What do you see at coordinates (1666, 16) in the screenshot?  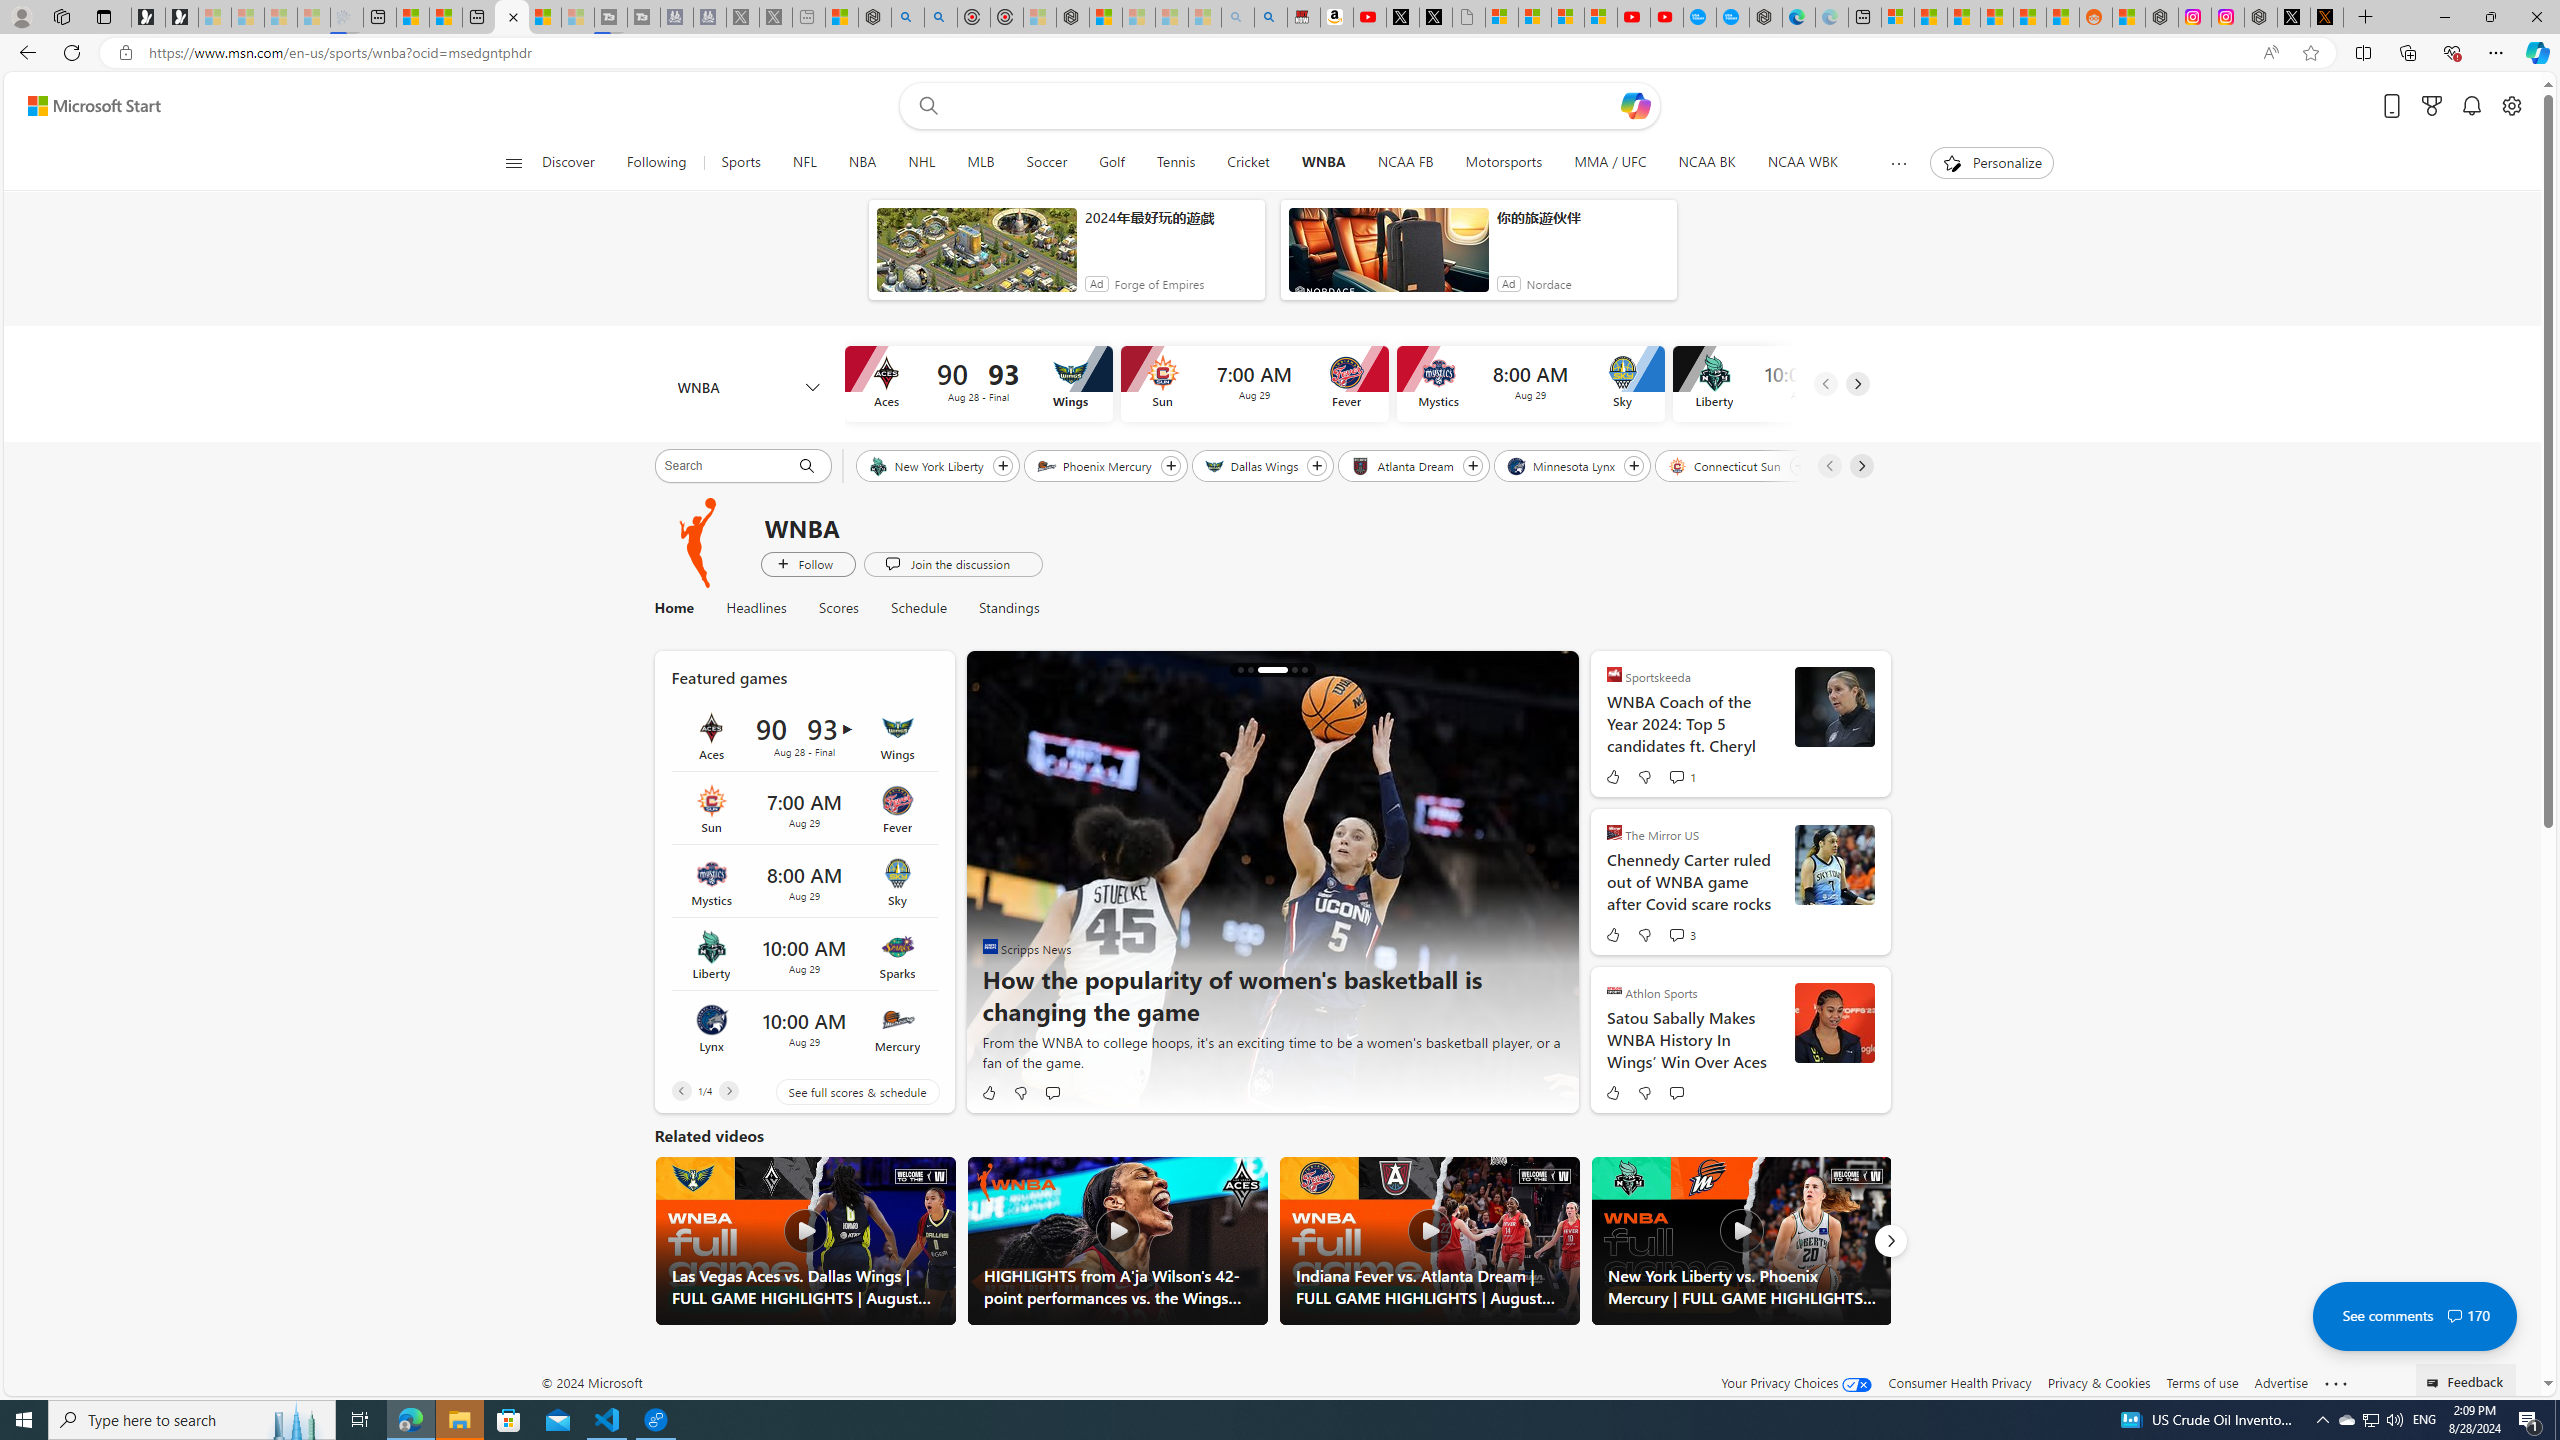 I see `'YouTube Kids - An App Created for Kids to Explore Content'` at bounding box center [1666, 16].